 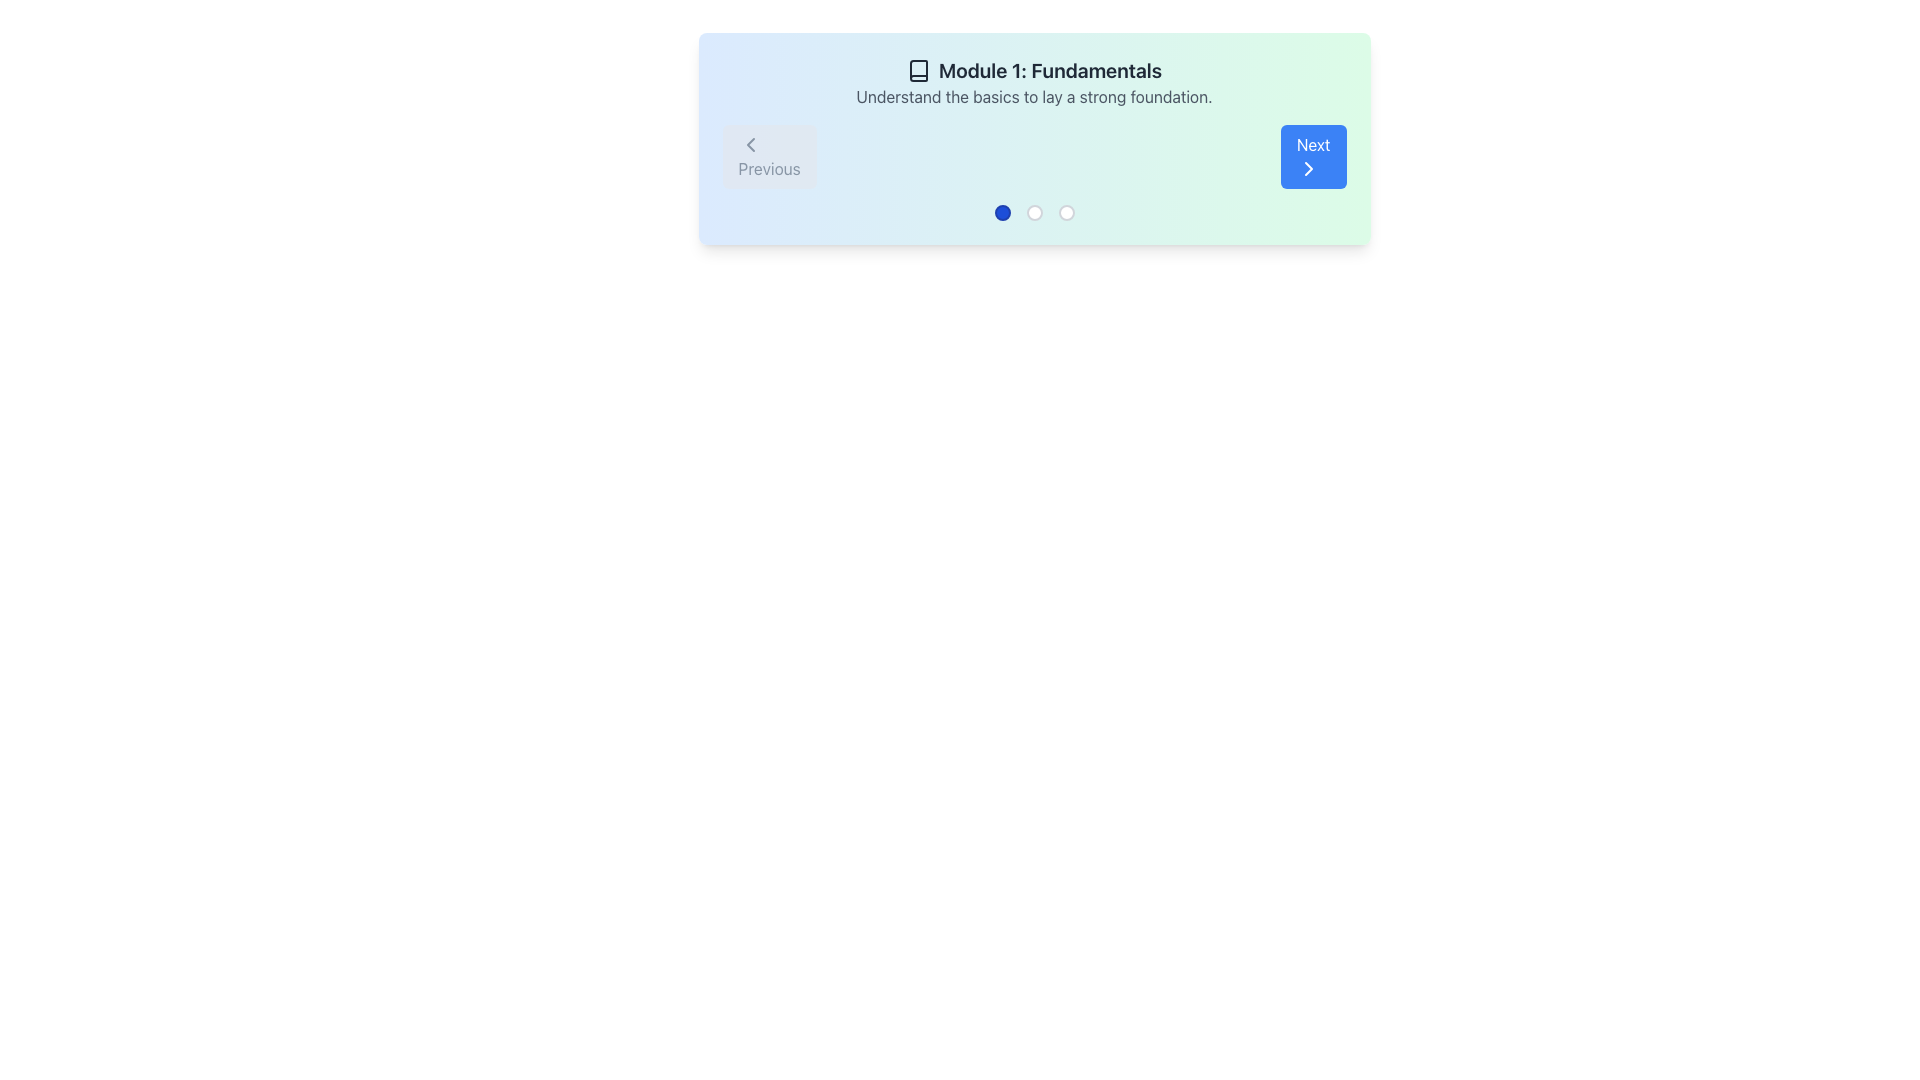 I want to click on the 'Next' button located at the far right of the interface, positioned below 'Module 1: Fundamentals', to proceed to the next step in the workflow, so click(x=1313, y=156).